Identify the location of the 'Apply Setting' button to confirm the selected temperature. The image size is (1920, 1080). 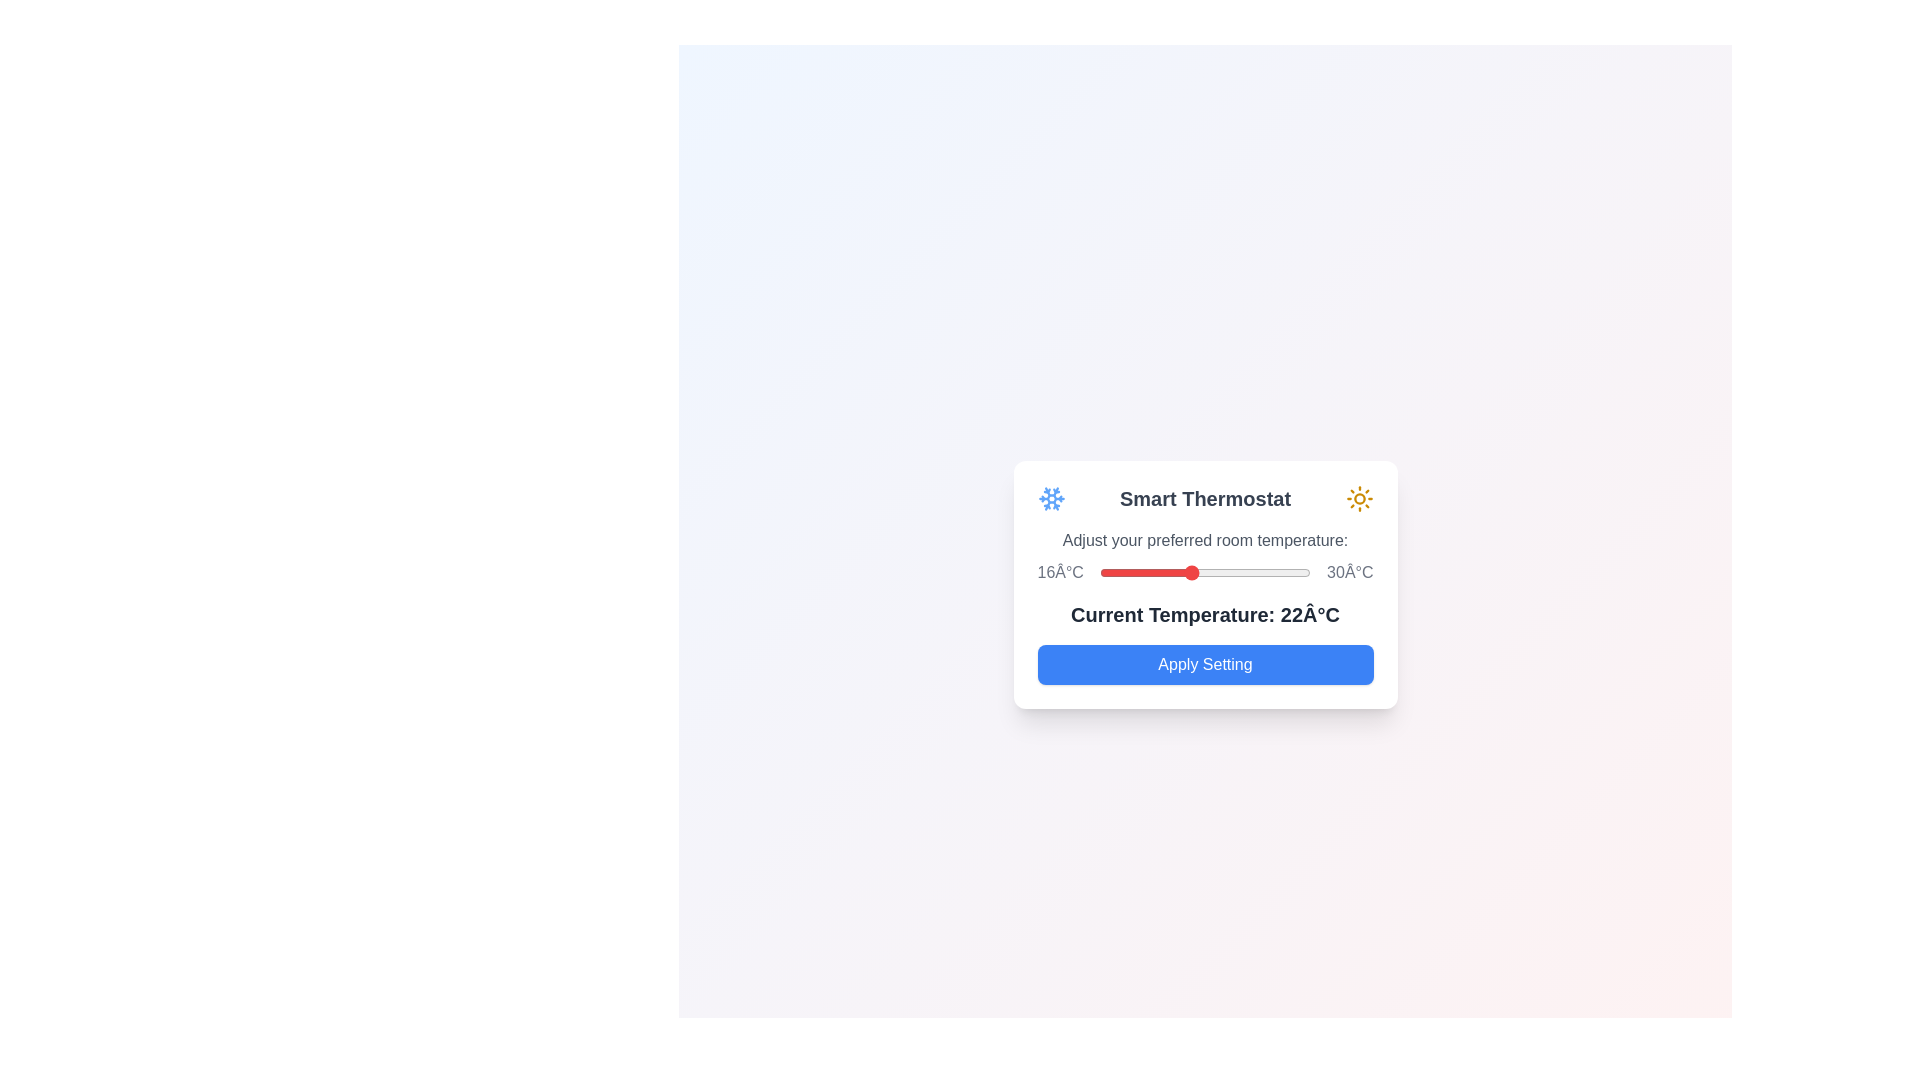
(1204, 664).